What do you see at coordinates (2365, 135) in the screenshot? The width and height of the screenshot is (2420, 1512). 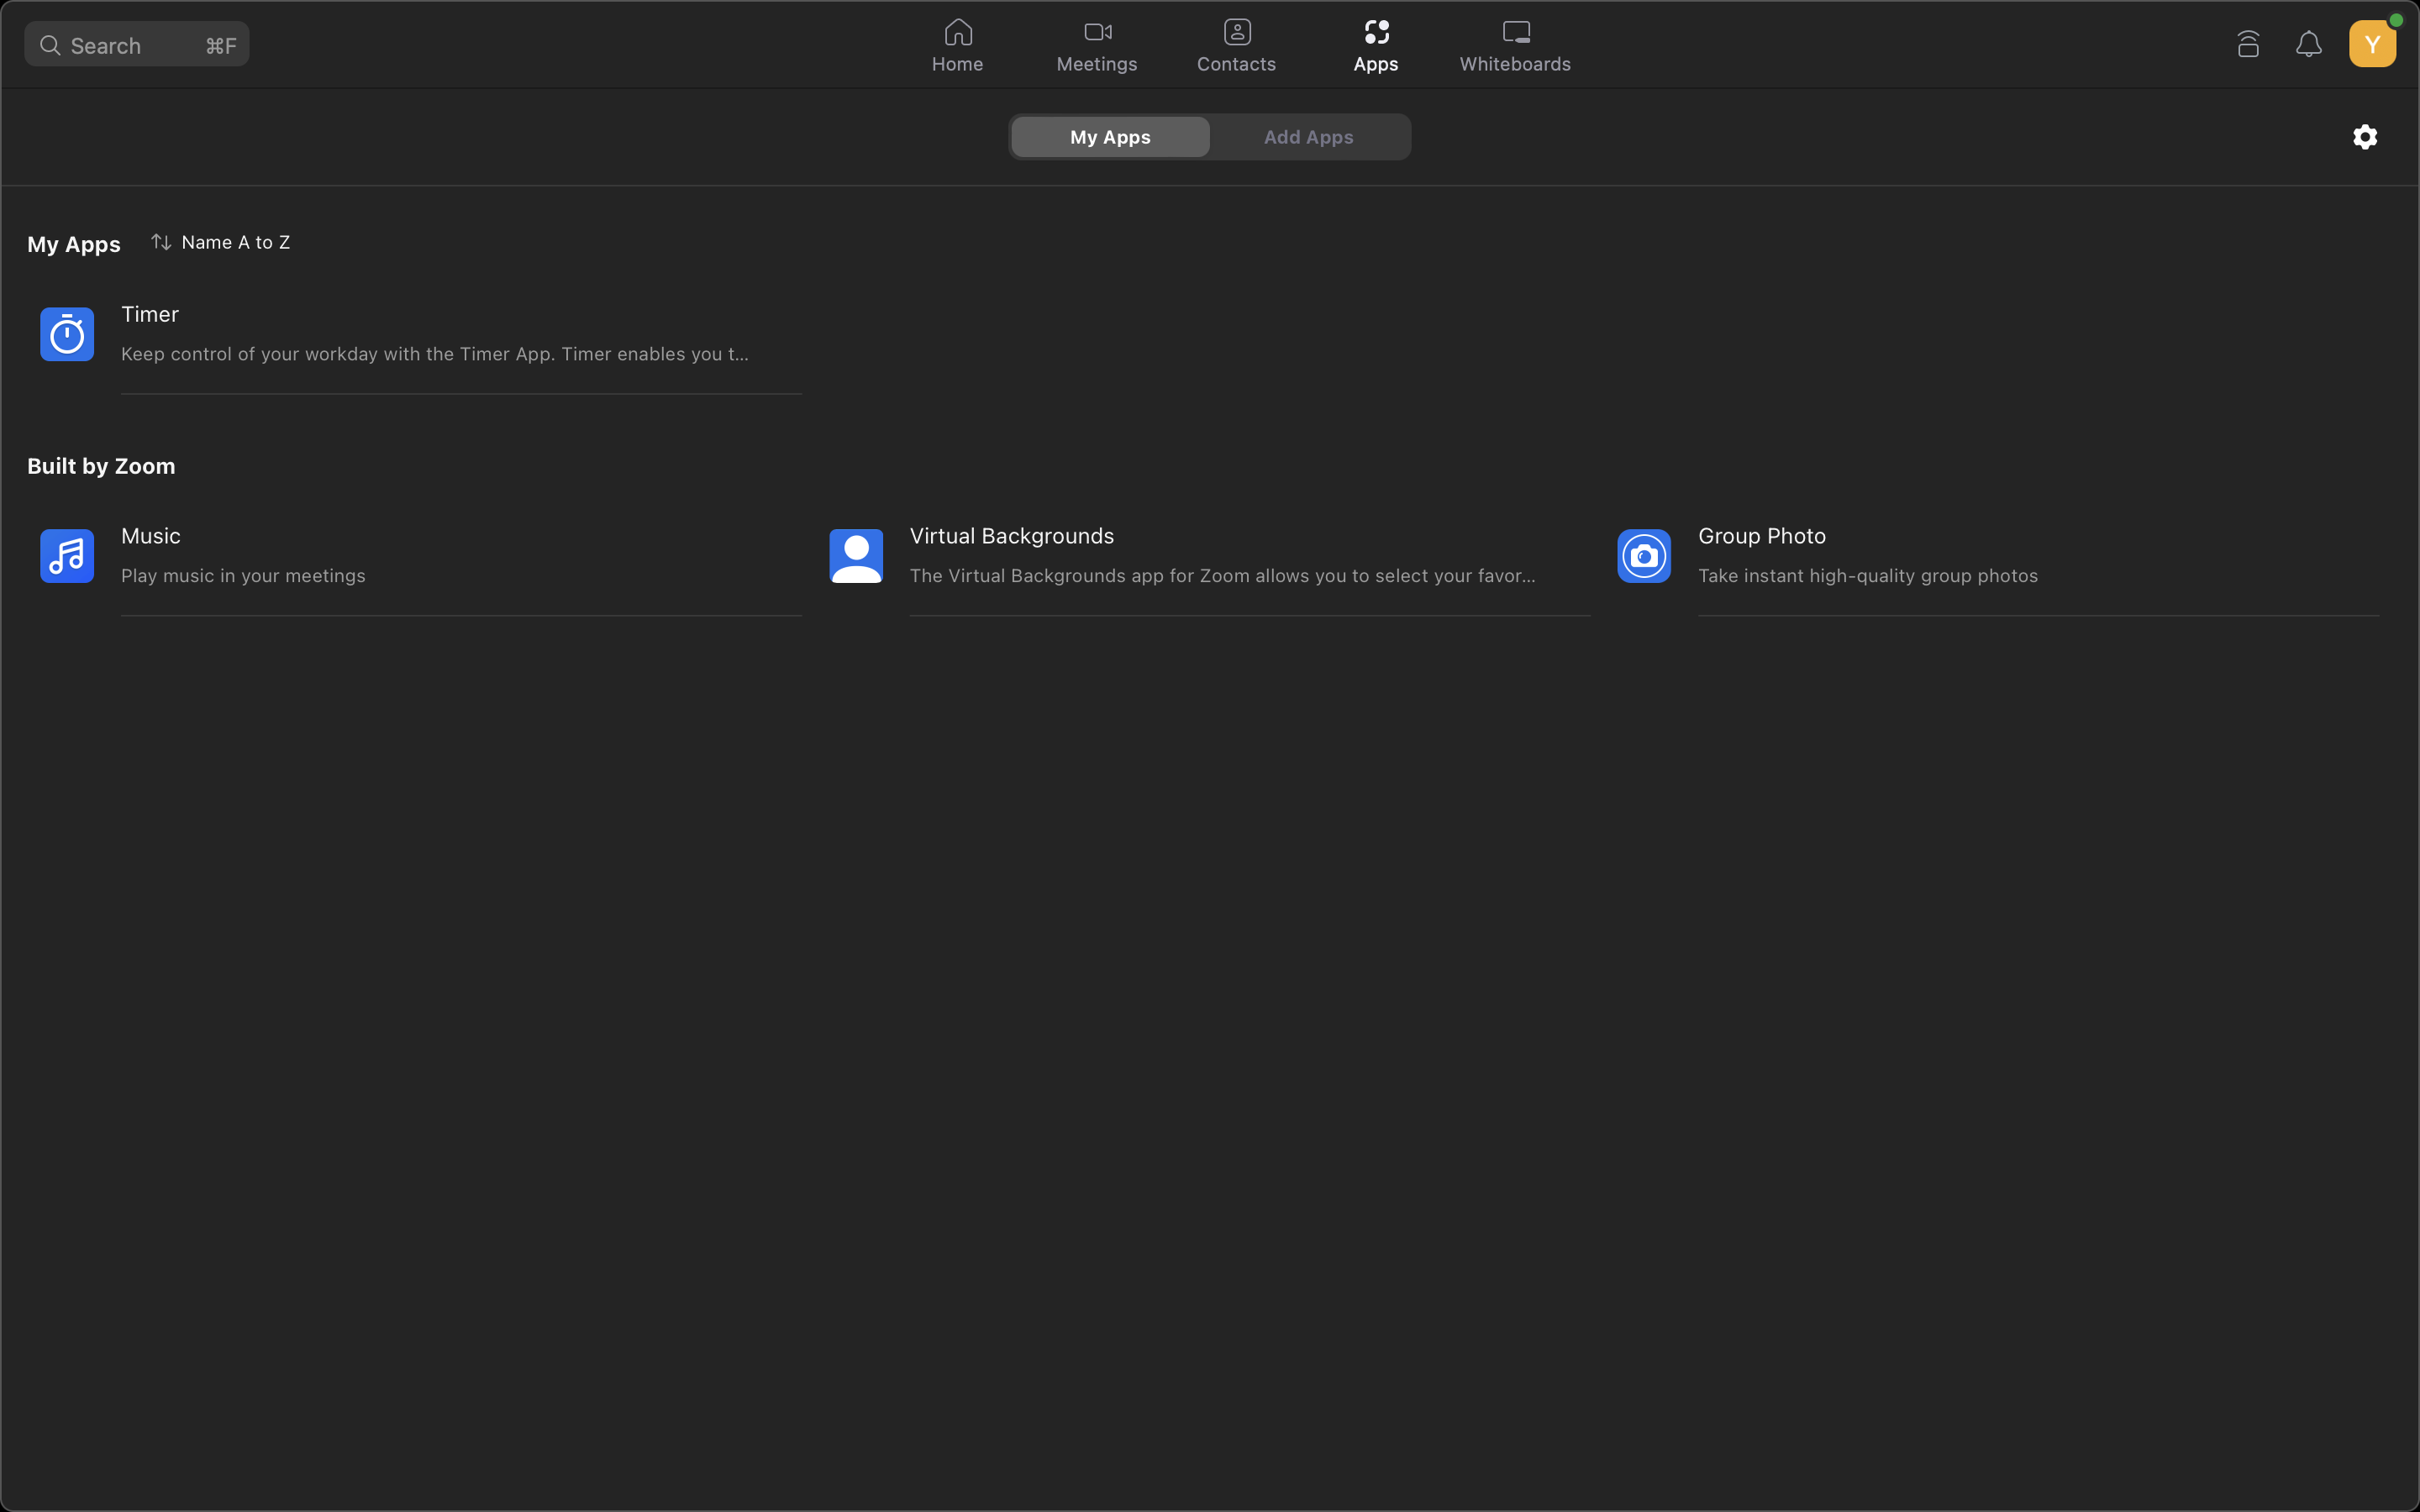 I see `settings in Zoom` at bounding box center [2365, 135].